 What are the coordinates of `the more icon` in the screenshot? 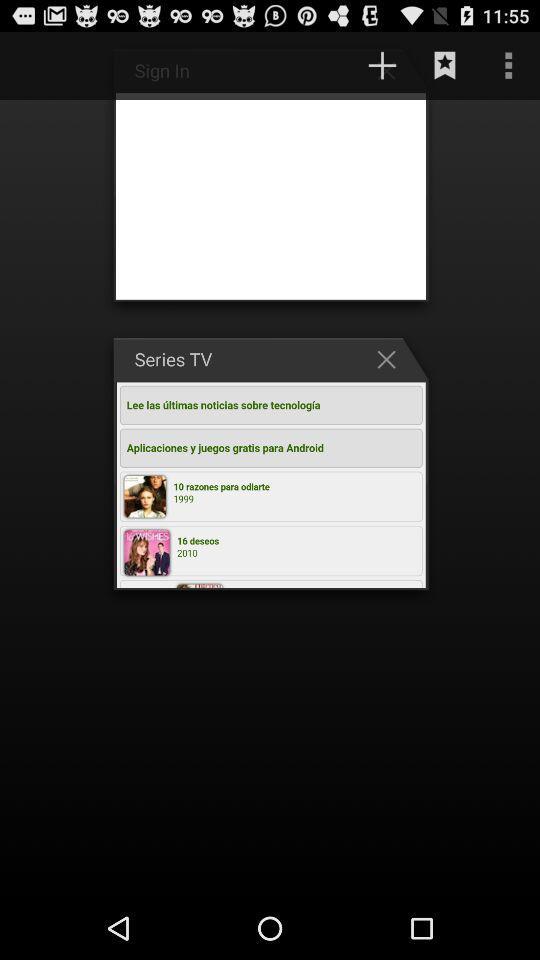 It's located at (508, 70).